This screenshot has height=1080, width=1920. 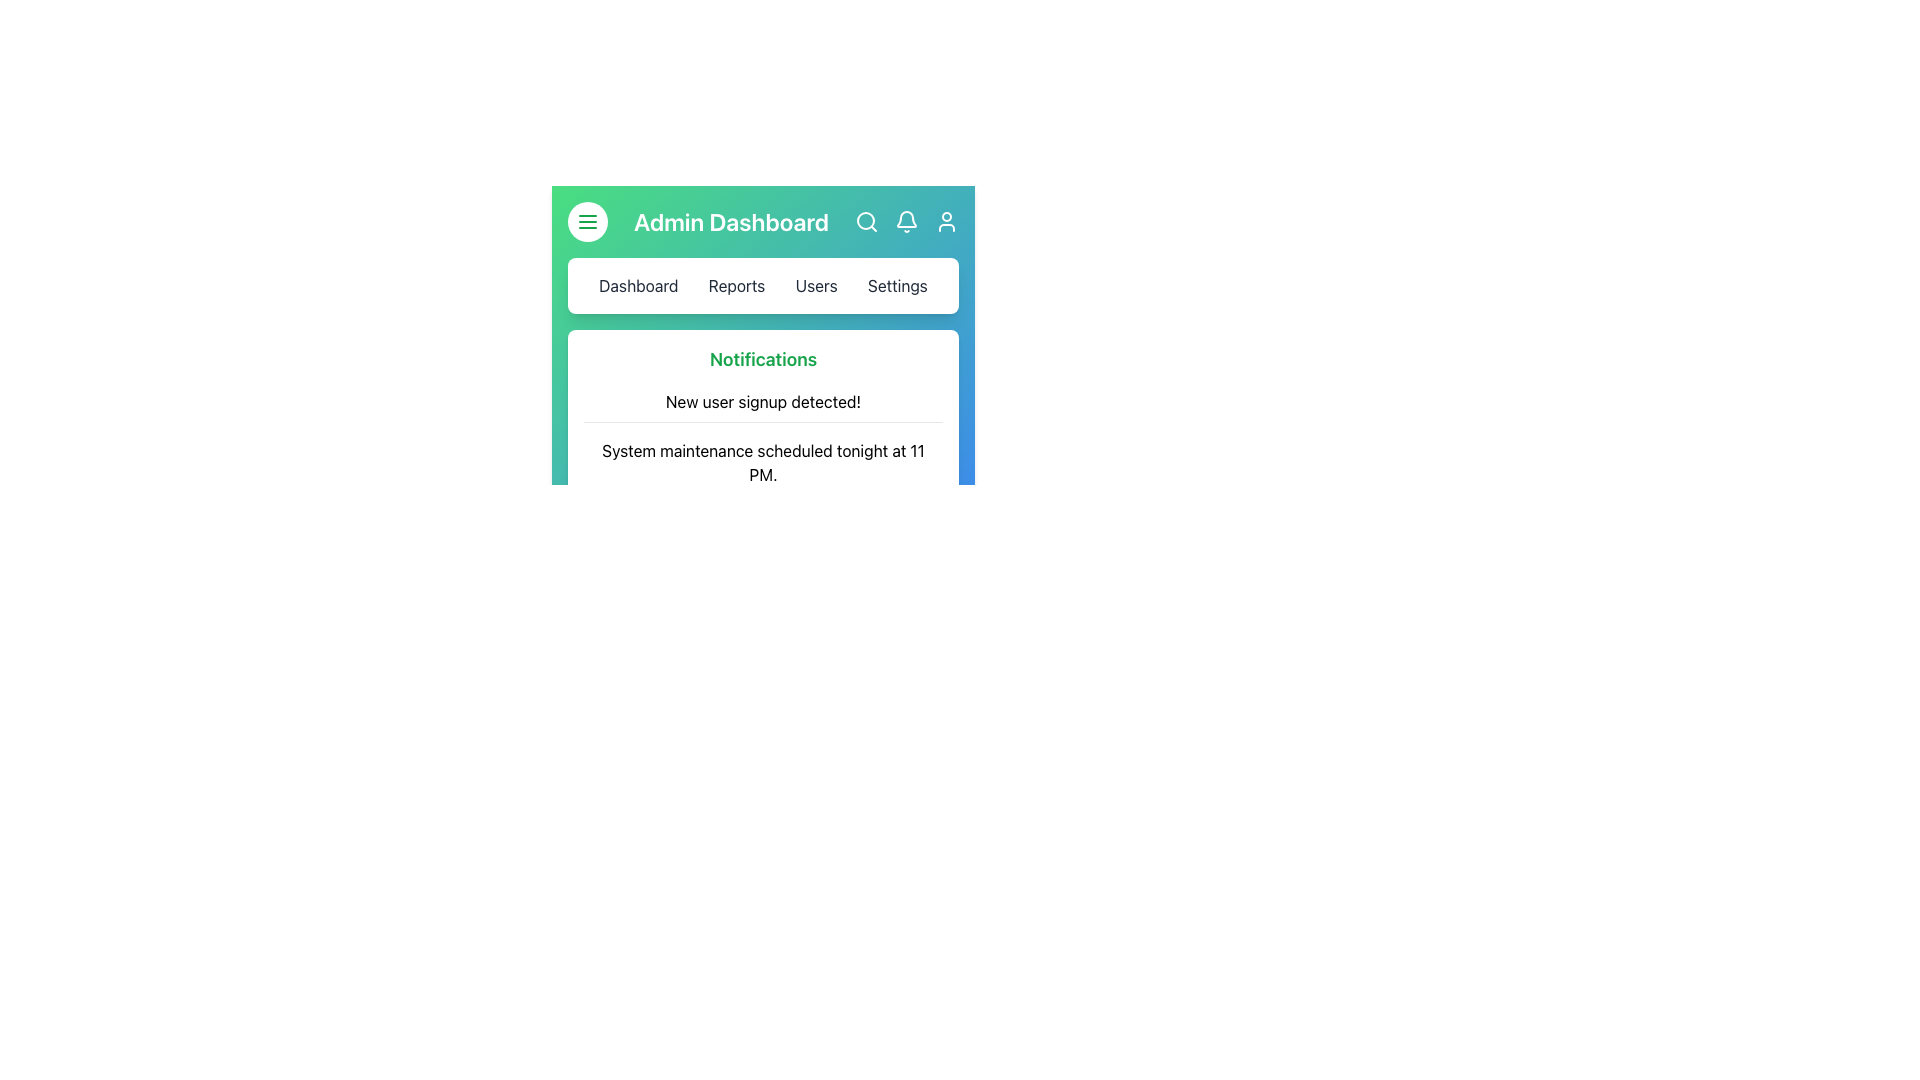 I want to click on the text block displaying the notification message 'System maintenance scheduled tonight at 11 PM.', which is the second item in the Notifications list, so click(x=762, y=463).